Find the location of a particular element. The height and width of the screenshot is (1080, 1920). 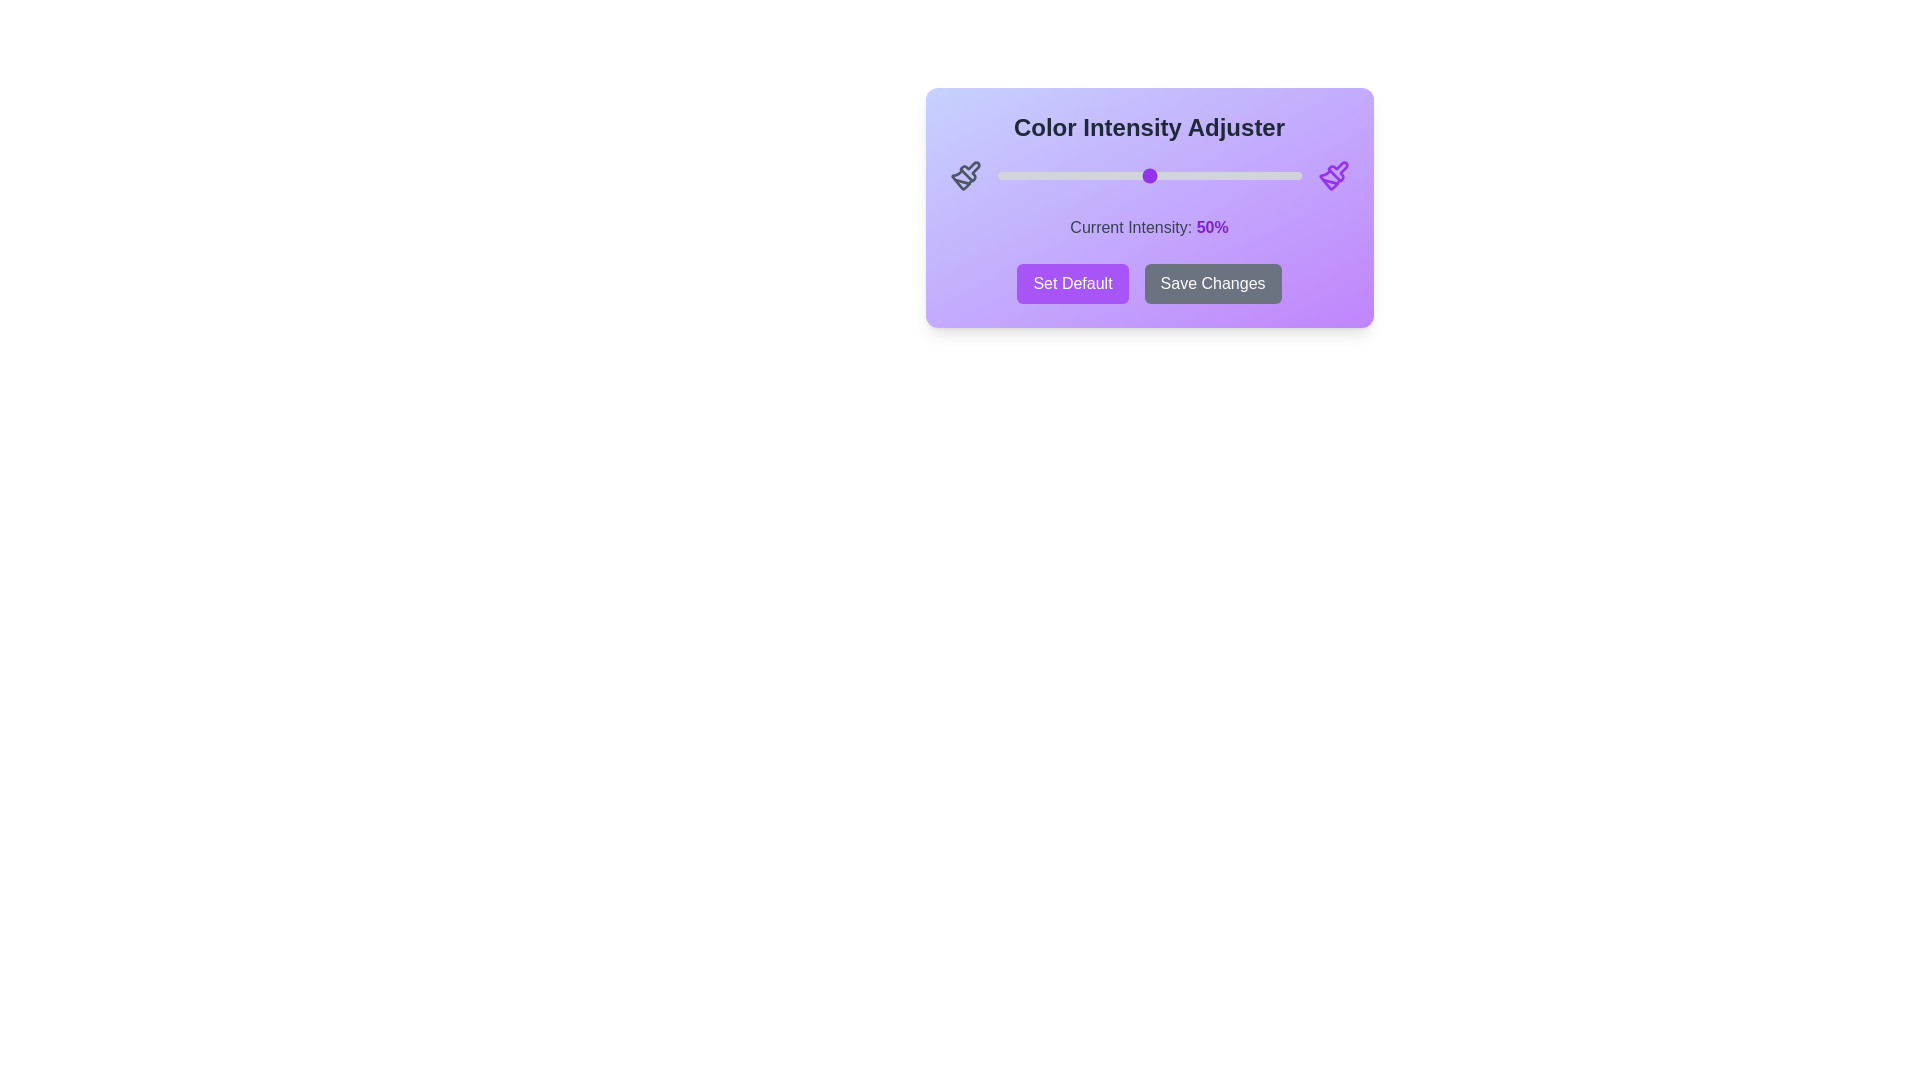

the slider to 84% to adjust the color intensity is located at coordinates (1251, 175).